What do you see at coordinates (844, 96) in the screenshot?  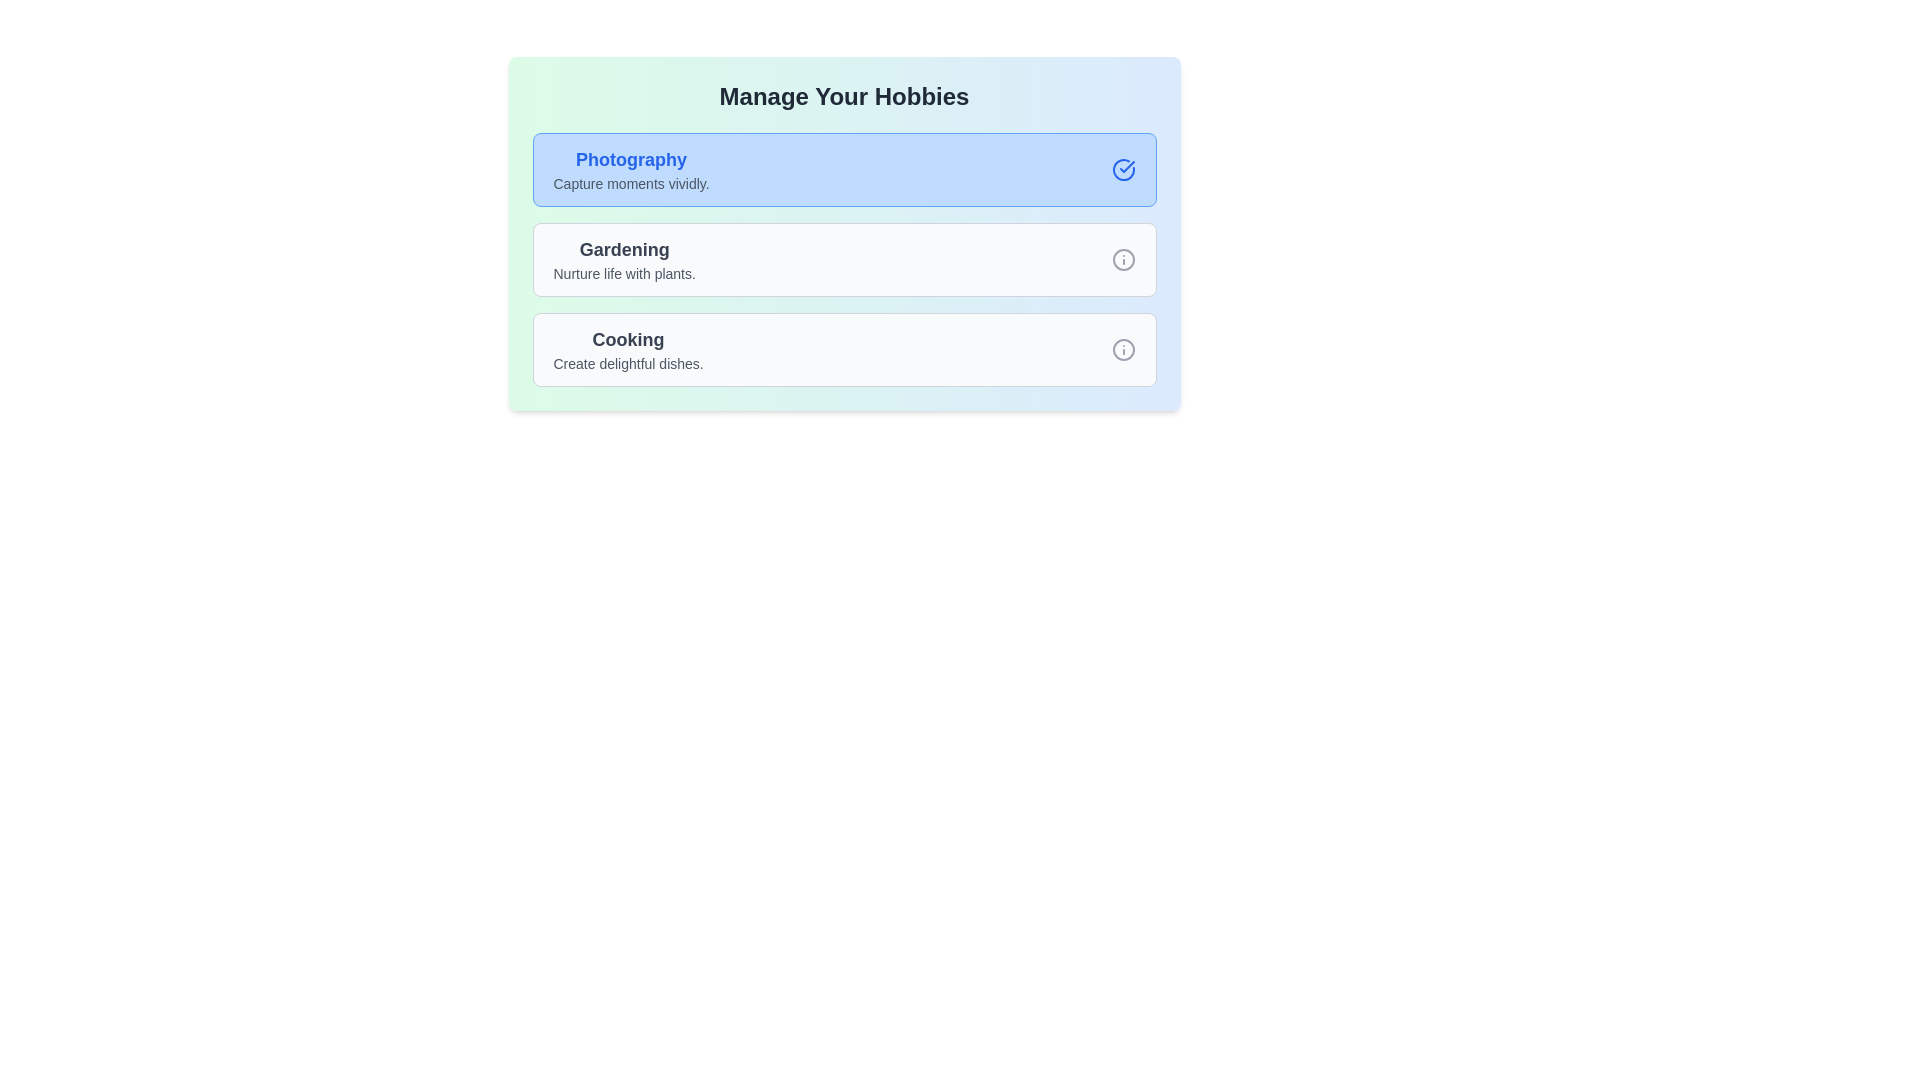 I see `the title and description text elements to visually inspect their content` at bounding box center [844, 96].